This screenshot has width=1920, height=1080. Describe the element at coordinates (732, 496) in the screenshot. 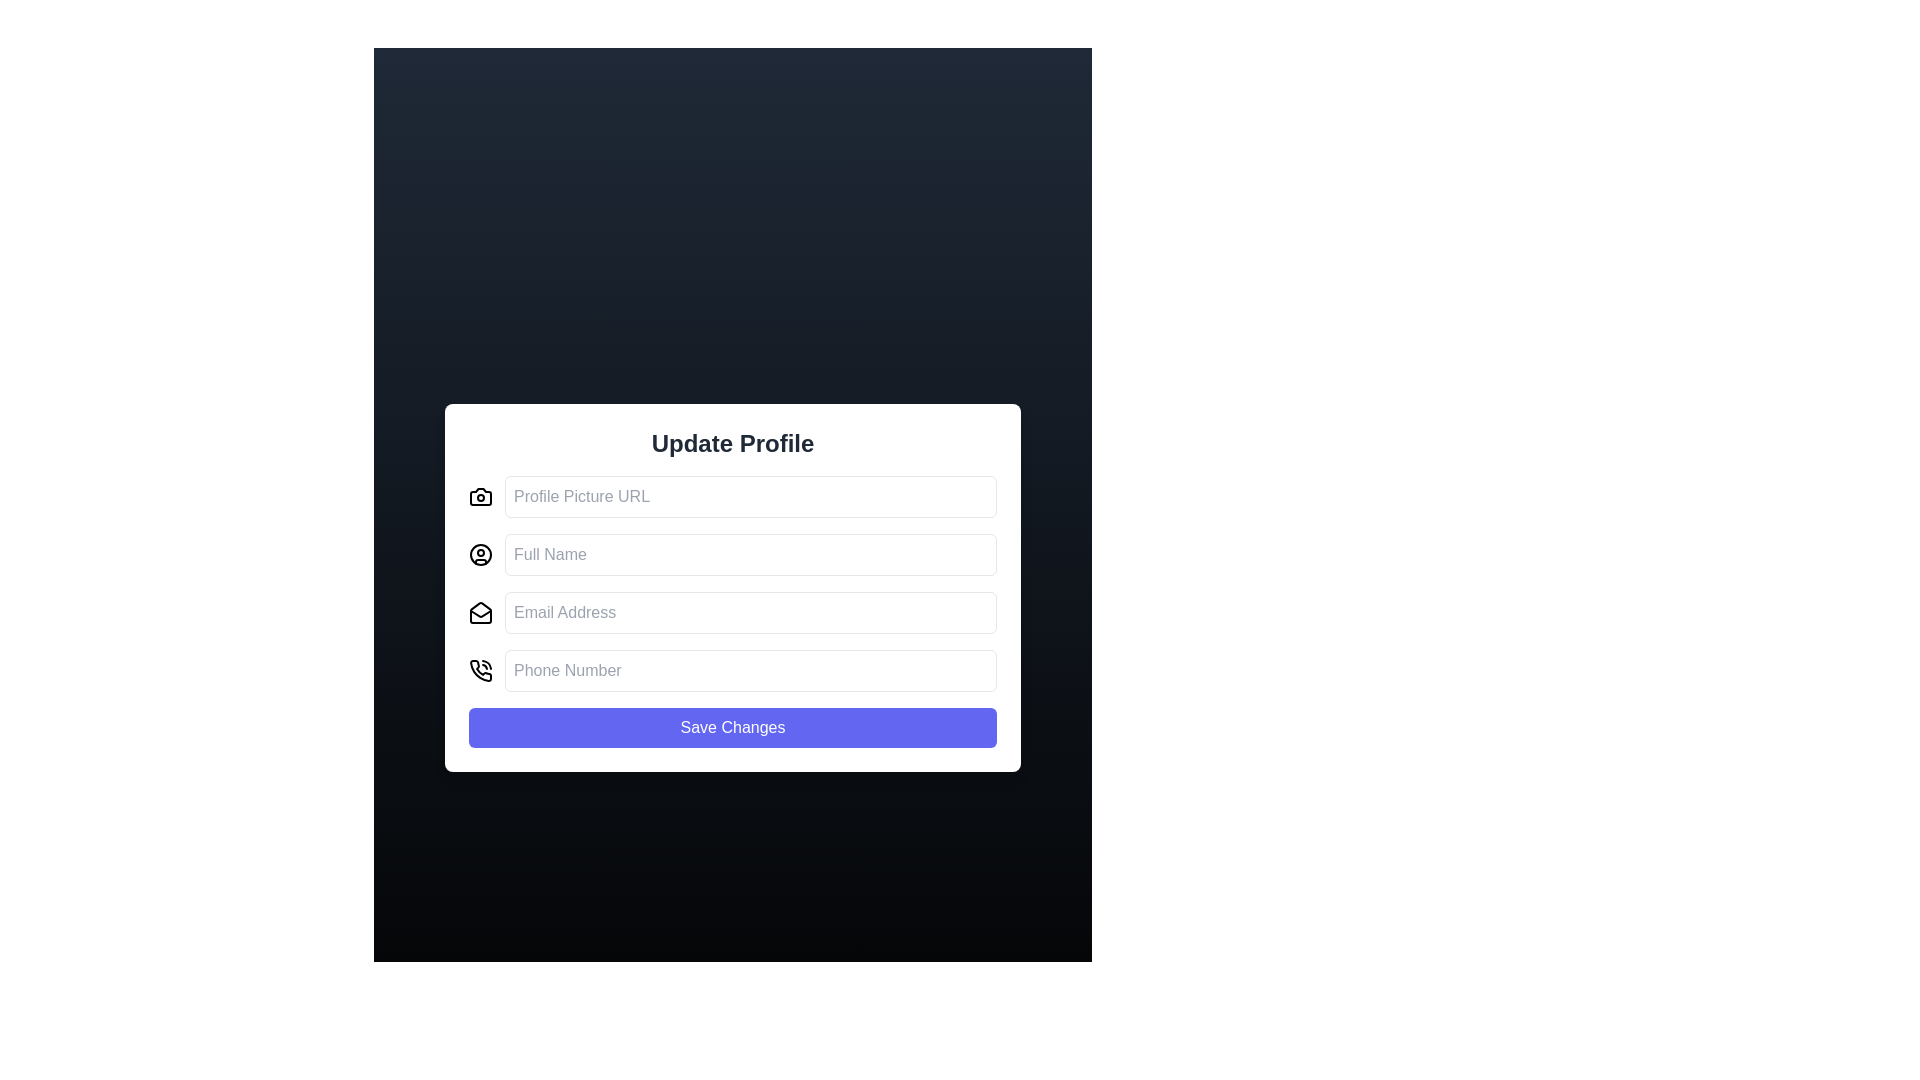

I see `keyboard navigation` at that location.